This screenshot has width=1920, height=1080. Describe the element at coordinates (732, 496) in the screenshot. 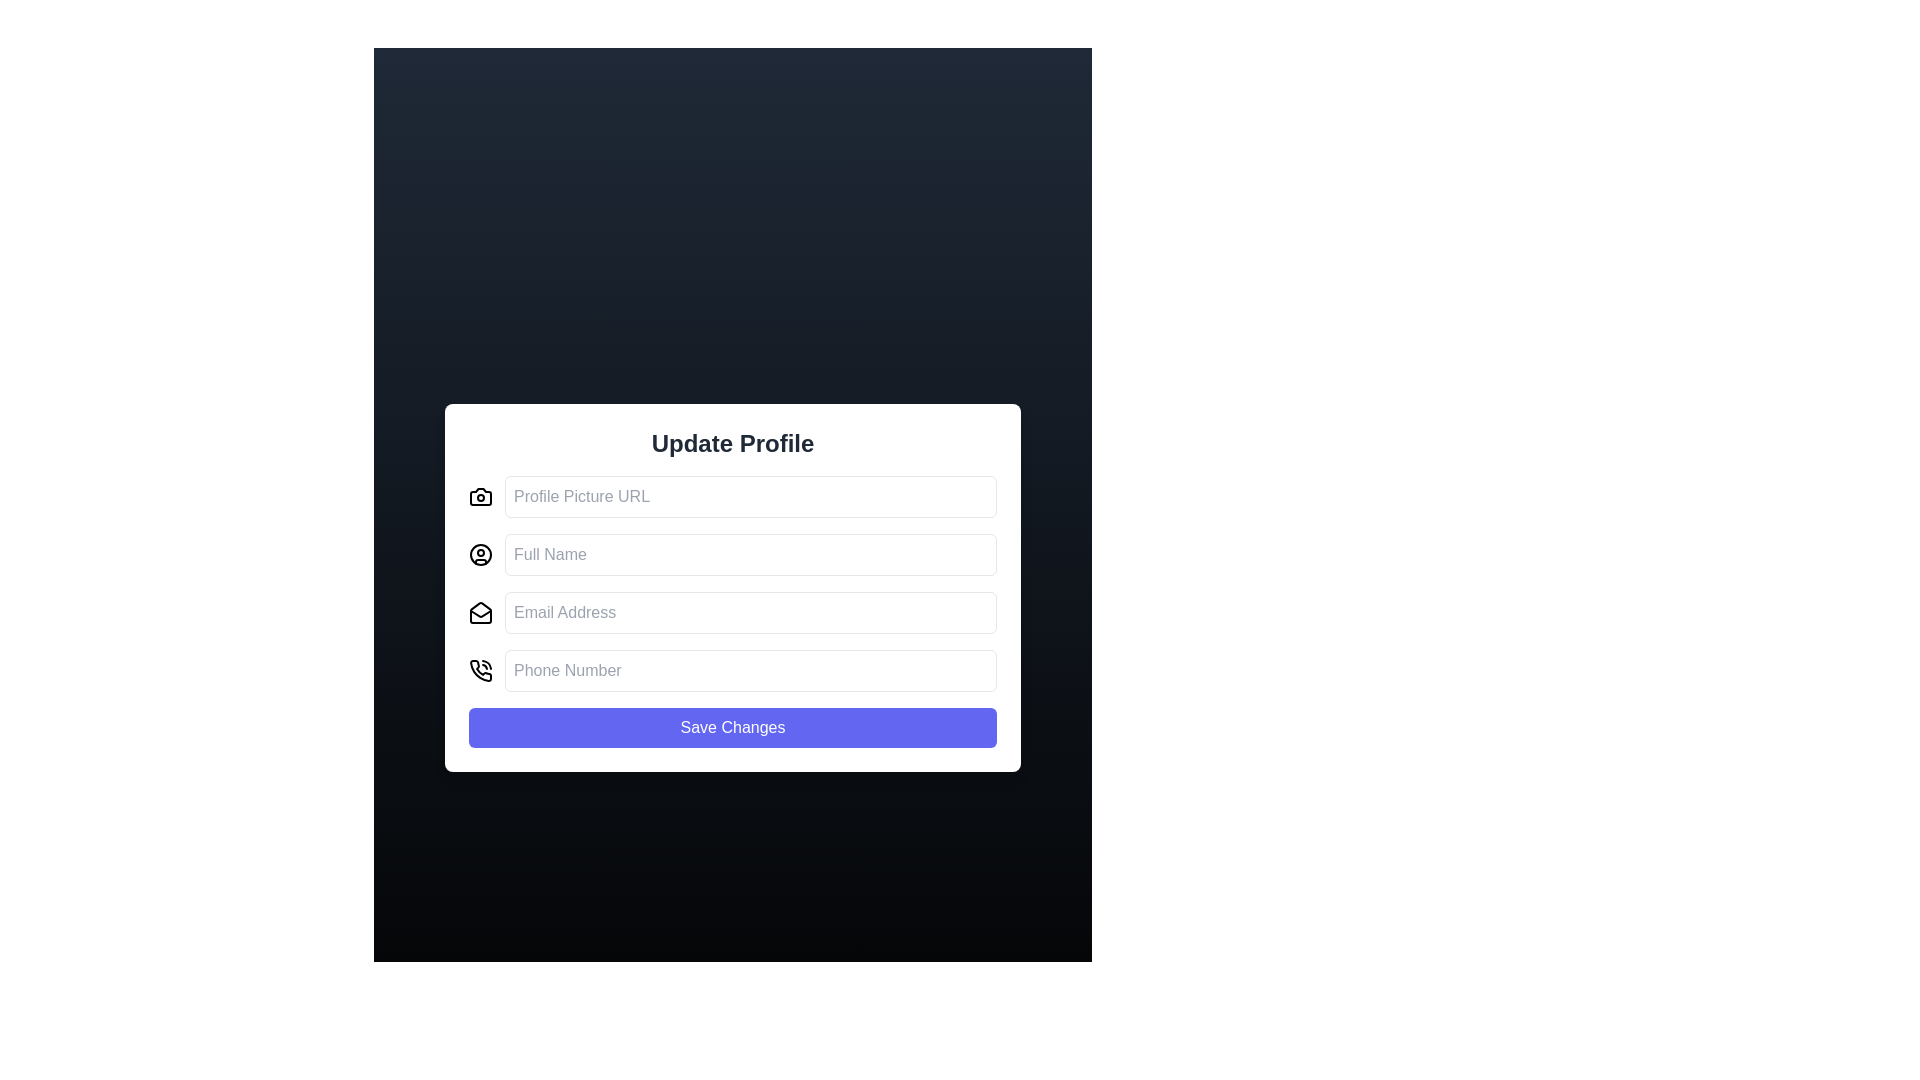

I see `keyboard navigation` at that location.